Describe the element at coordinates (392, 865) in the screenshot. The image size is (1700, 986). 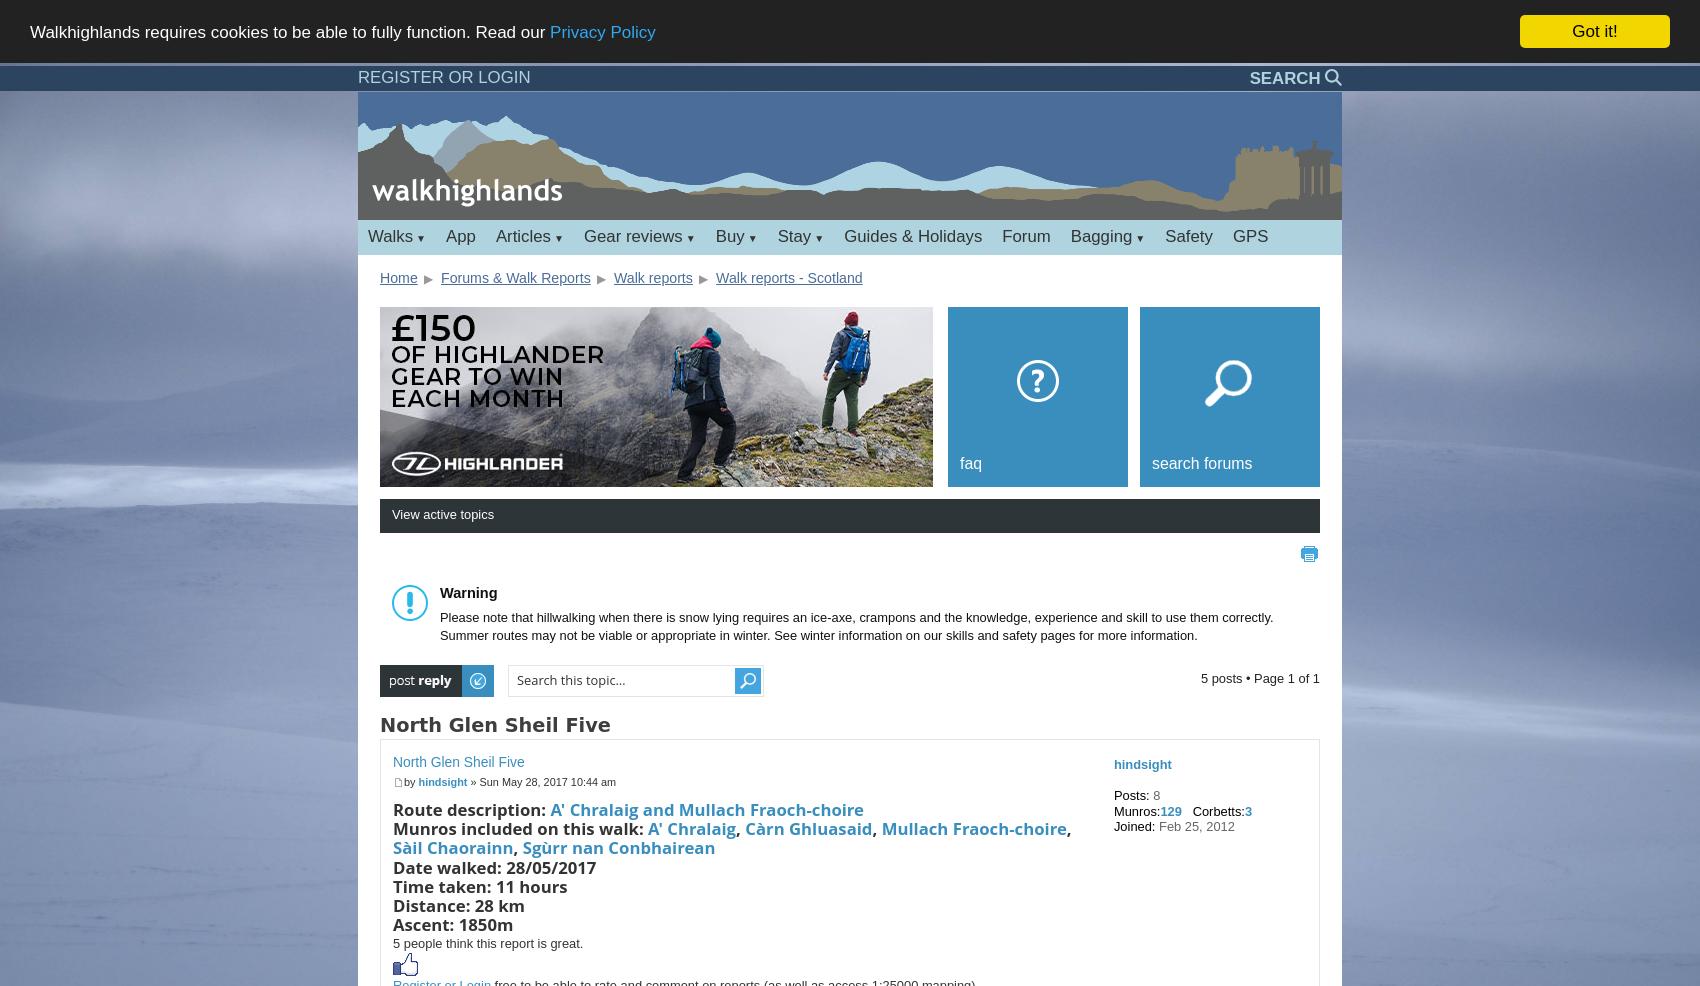
I see `'Date walked: 28/05/2017'` at that location.